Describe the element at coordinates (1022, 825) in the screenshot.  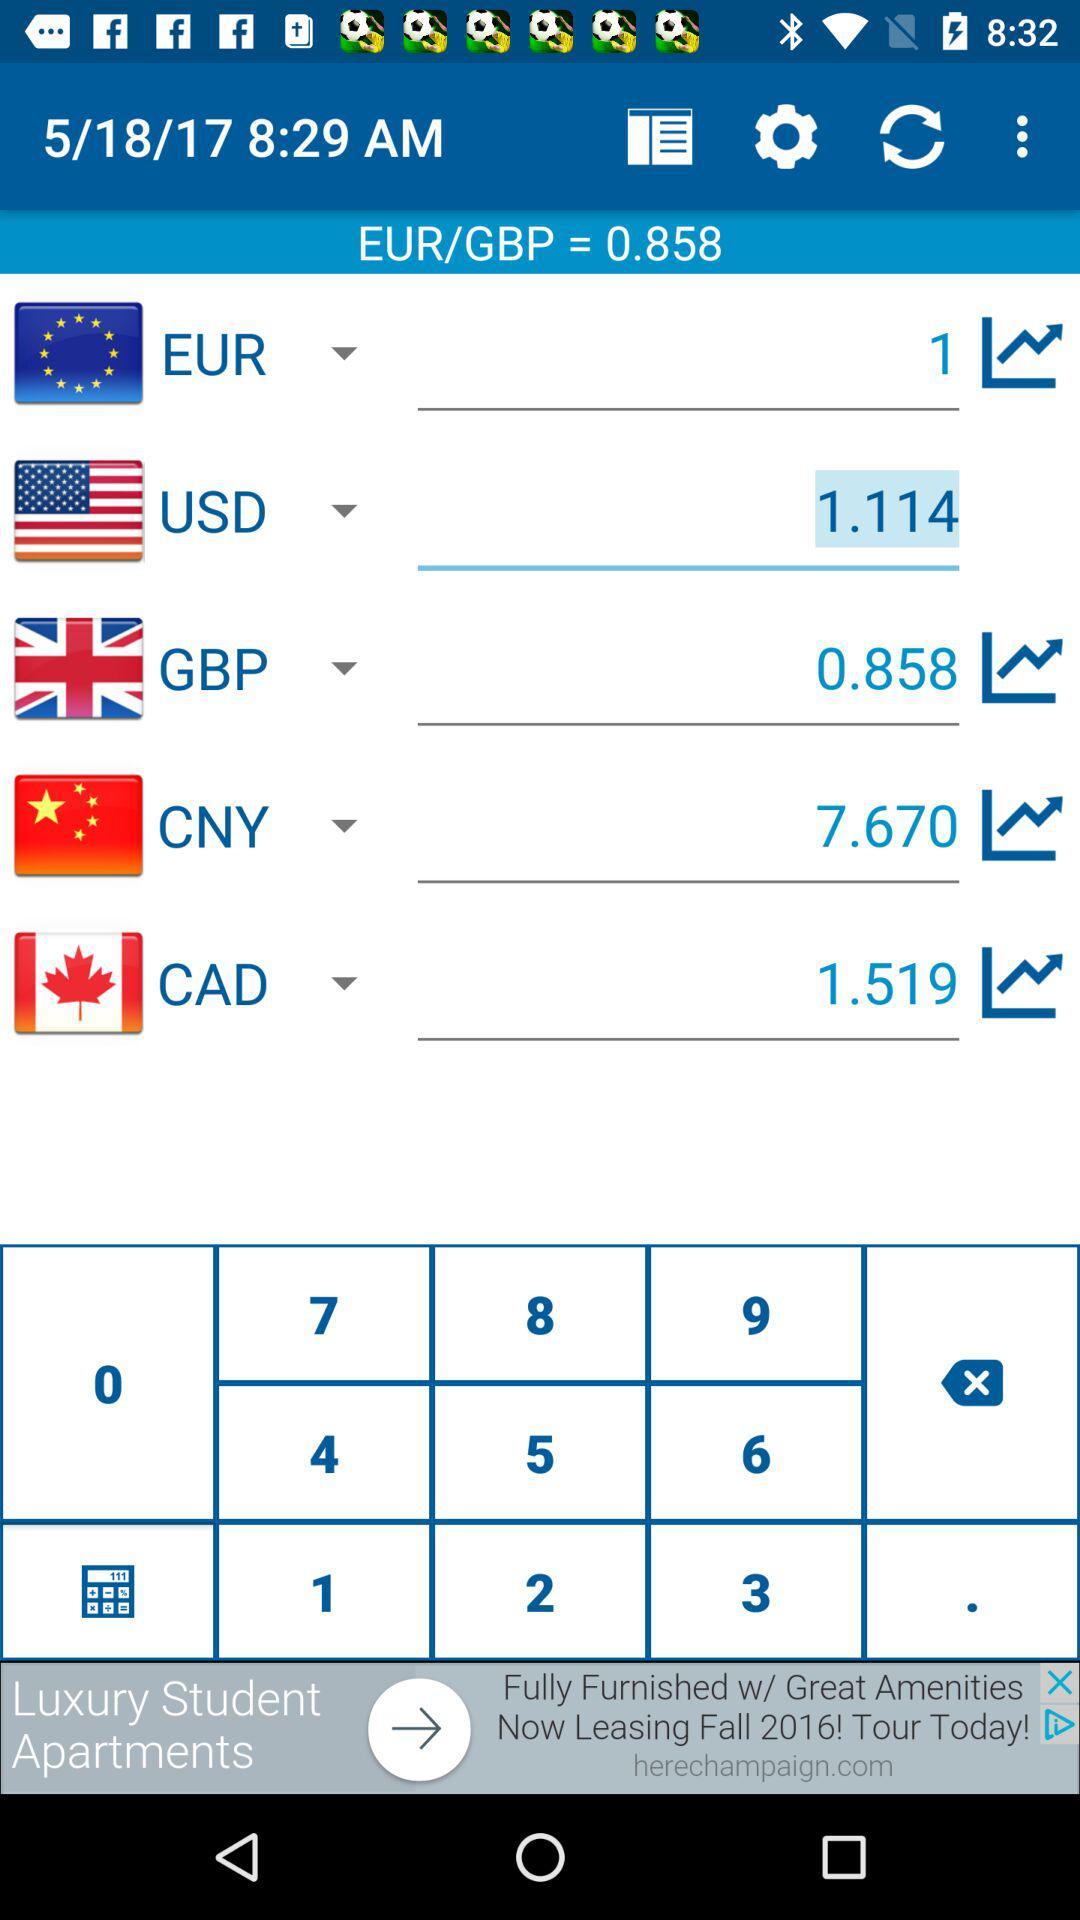
I see `chart` at that location.